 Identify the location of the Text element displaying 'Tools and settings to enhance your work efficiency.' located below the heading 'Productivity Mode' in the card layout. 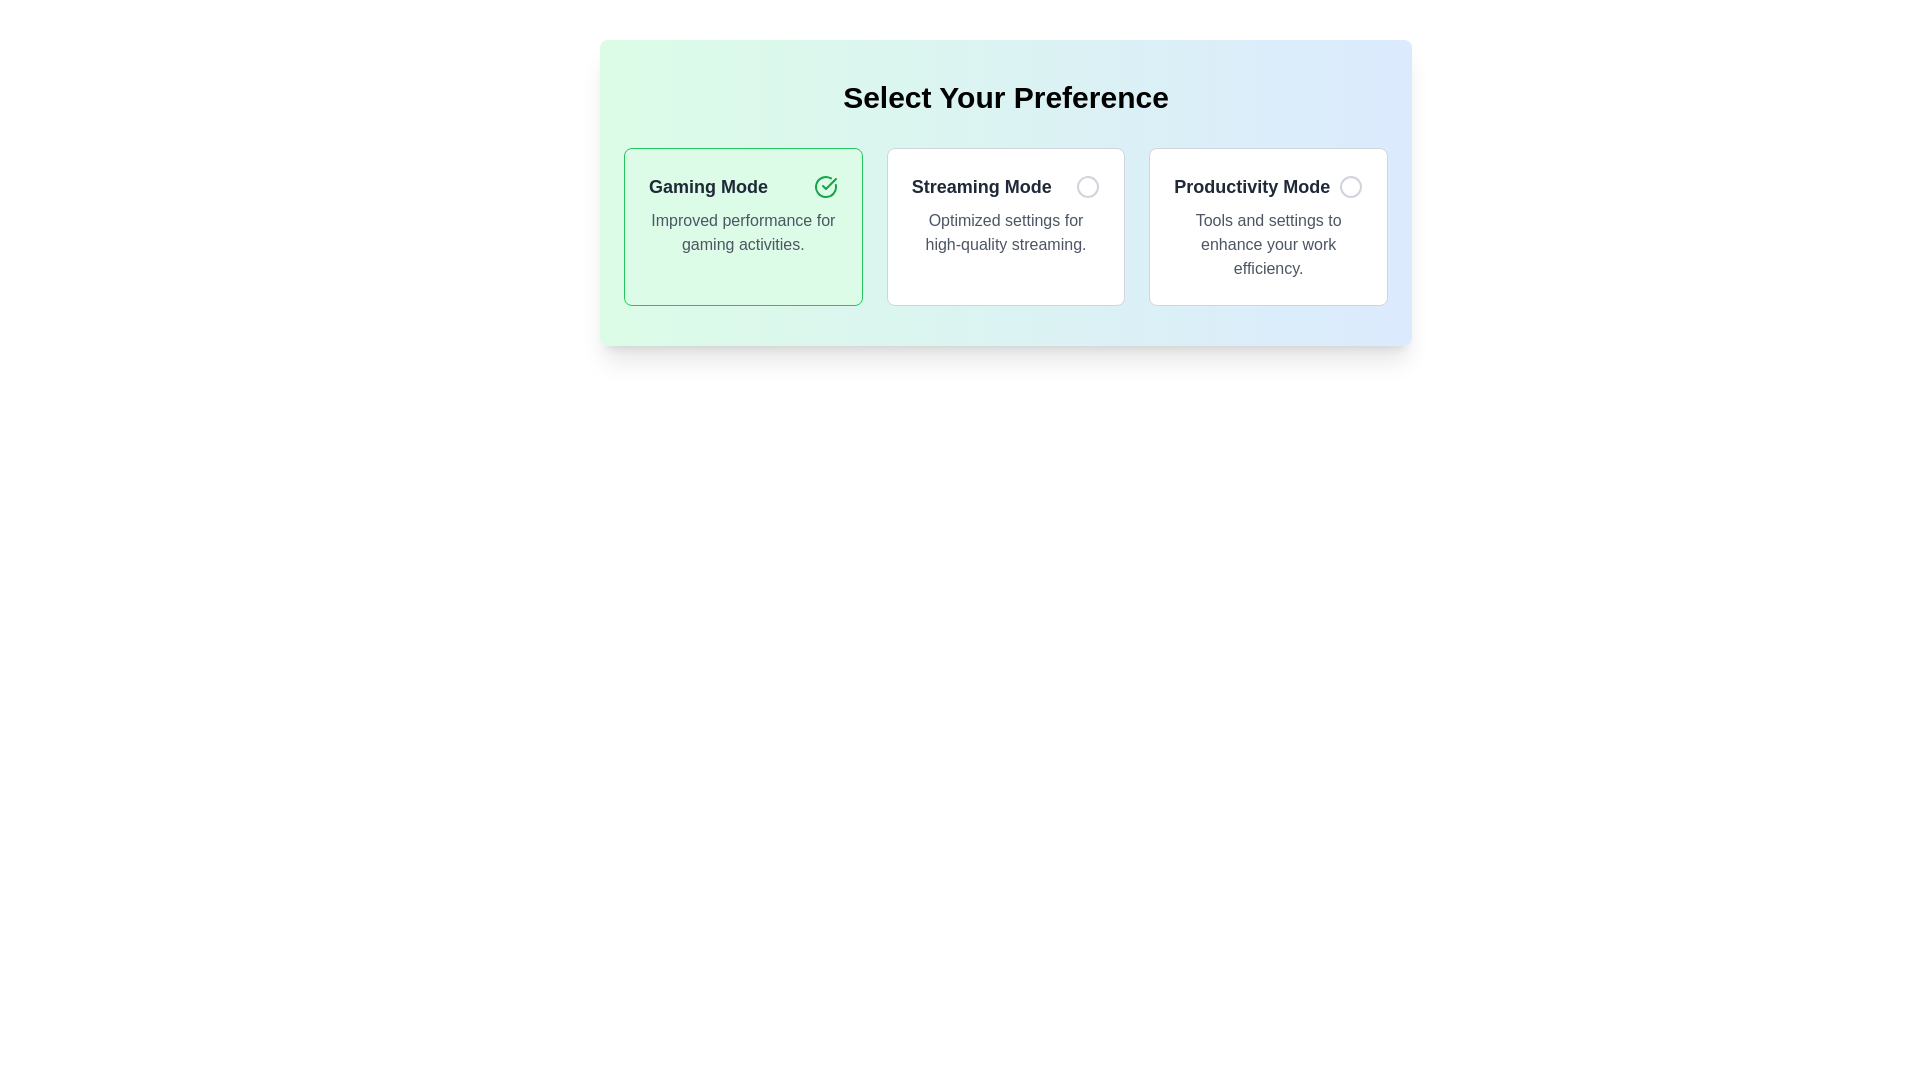
(1267, 244).